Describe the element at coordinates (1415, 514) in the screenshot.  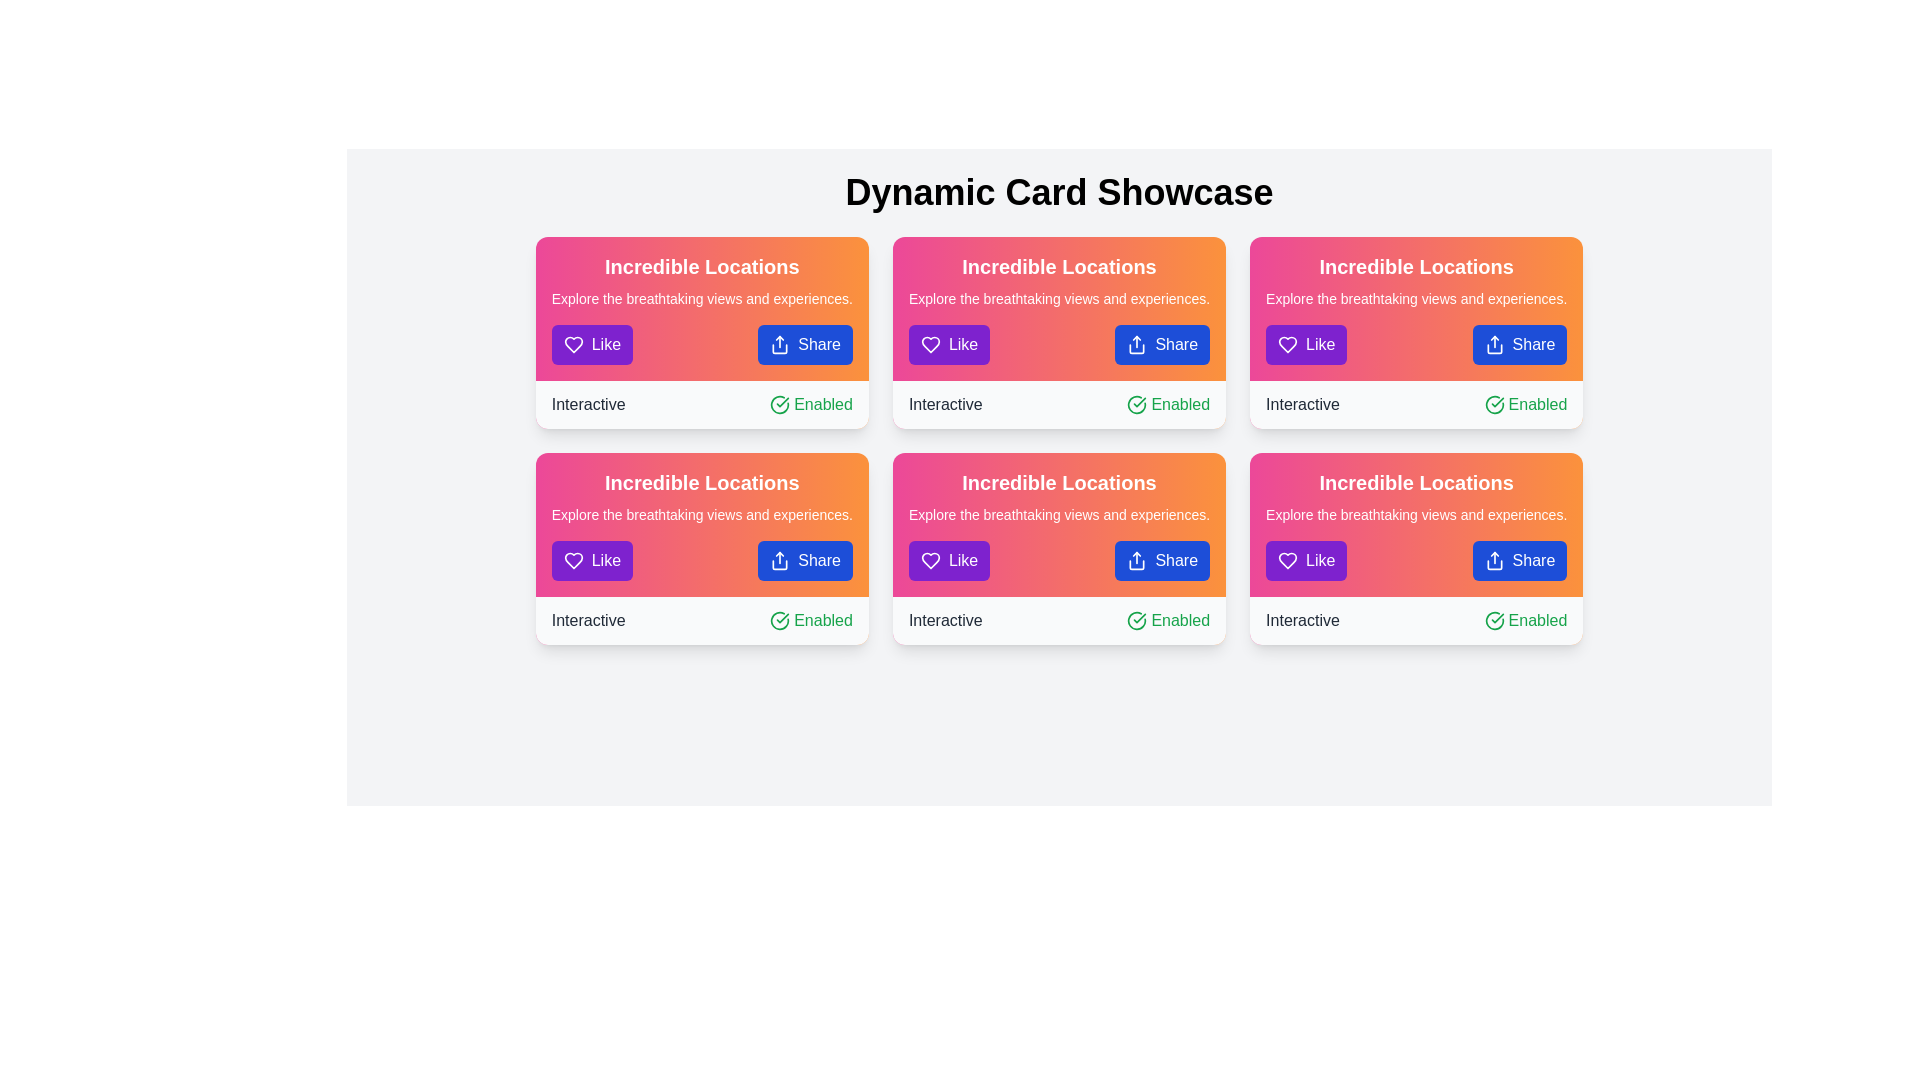
I see `the Text Label that provides additional information below the title 'Incredible Locations' in the card layout` at that location.